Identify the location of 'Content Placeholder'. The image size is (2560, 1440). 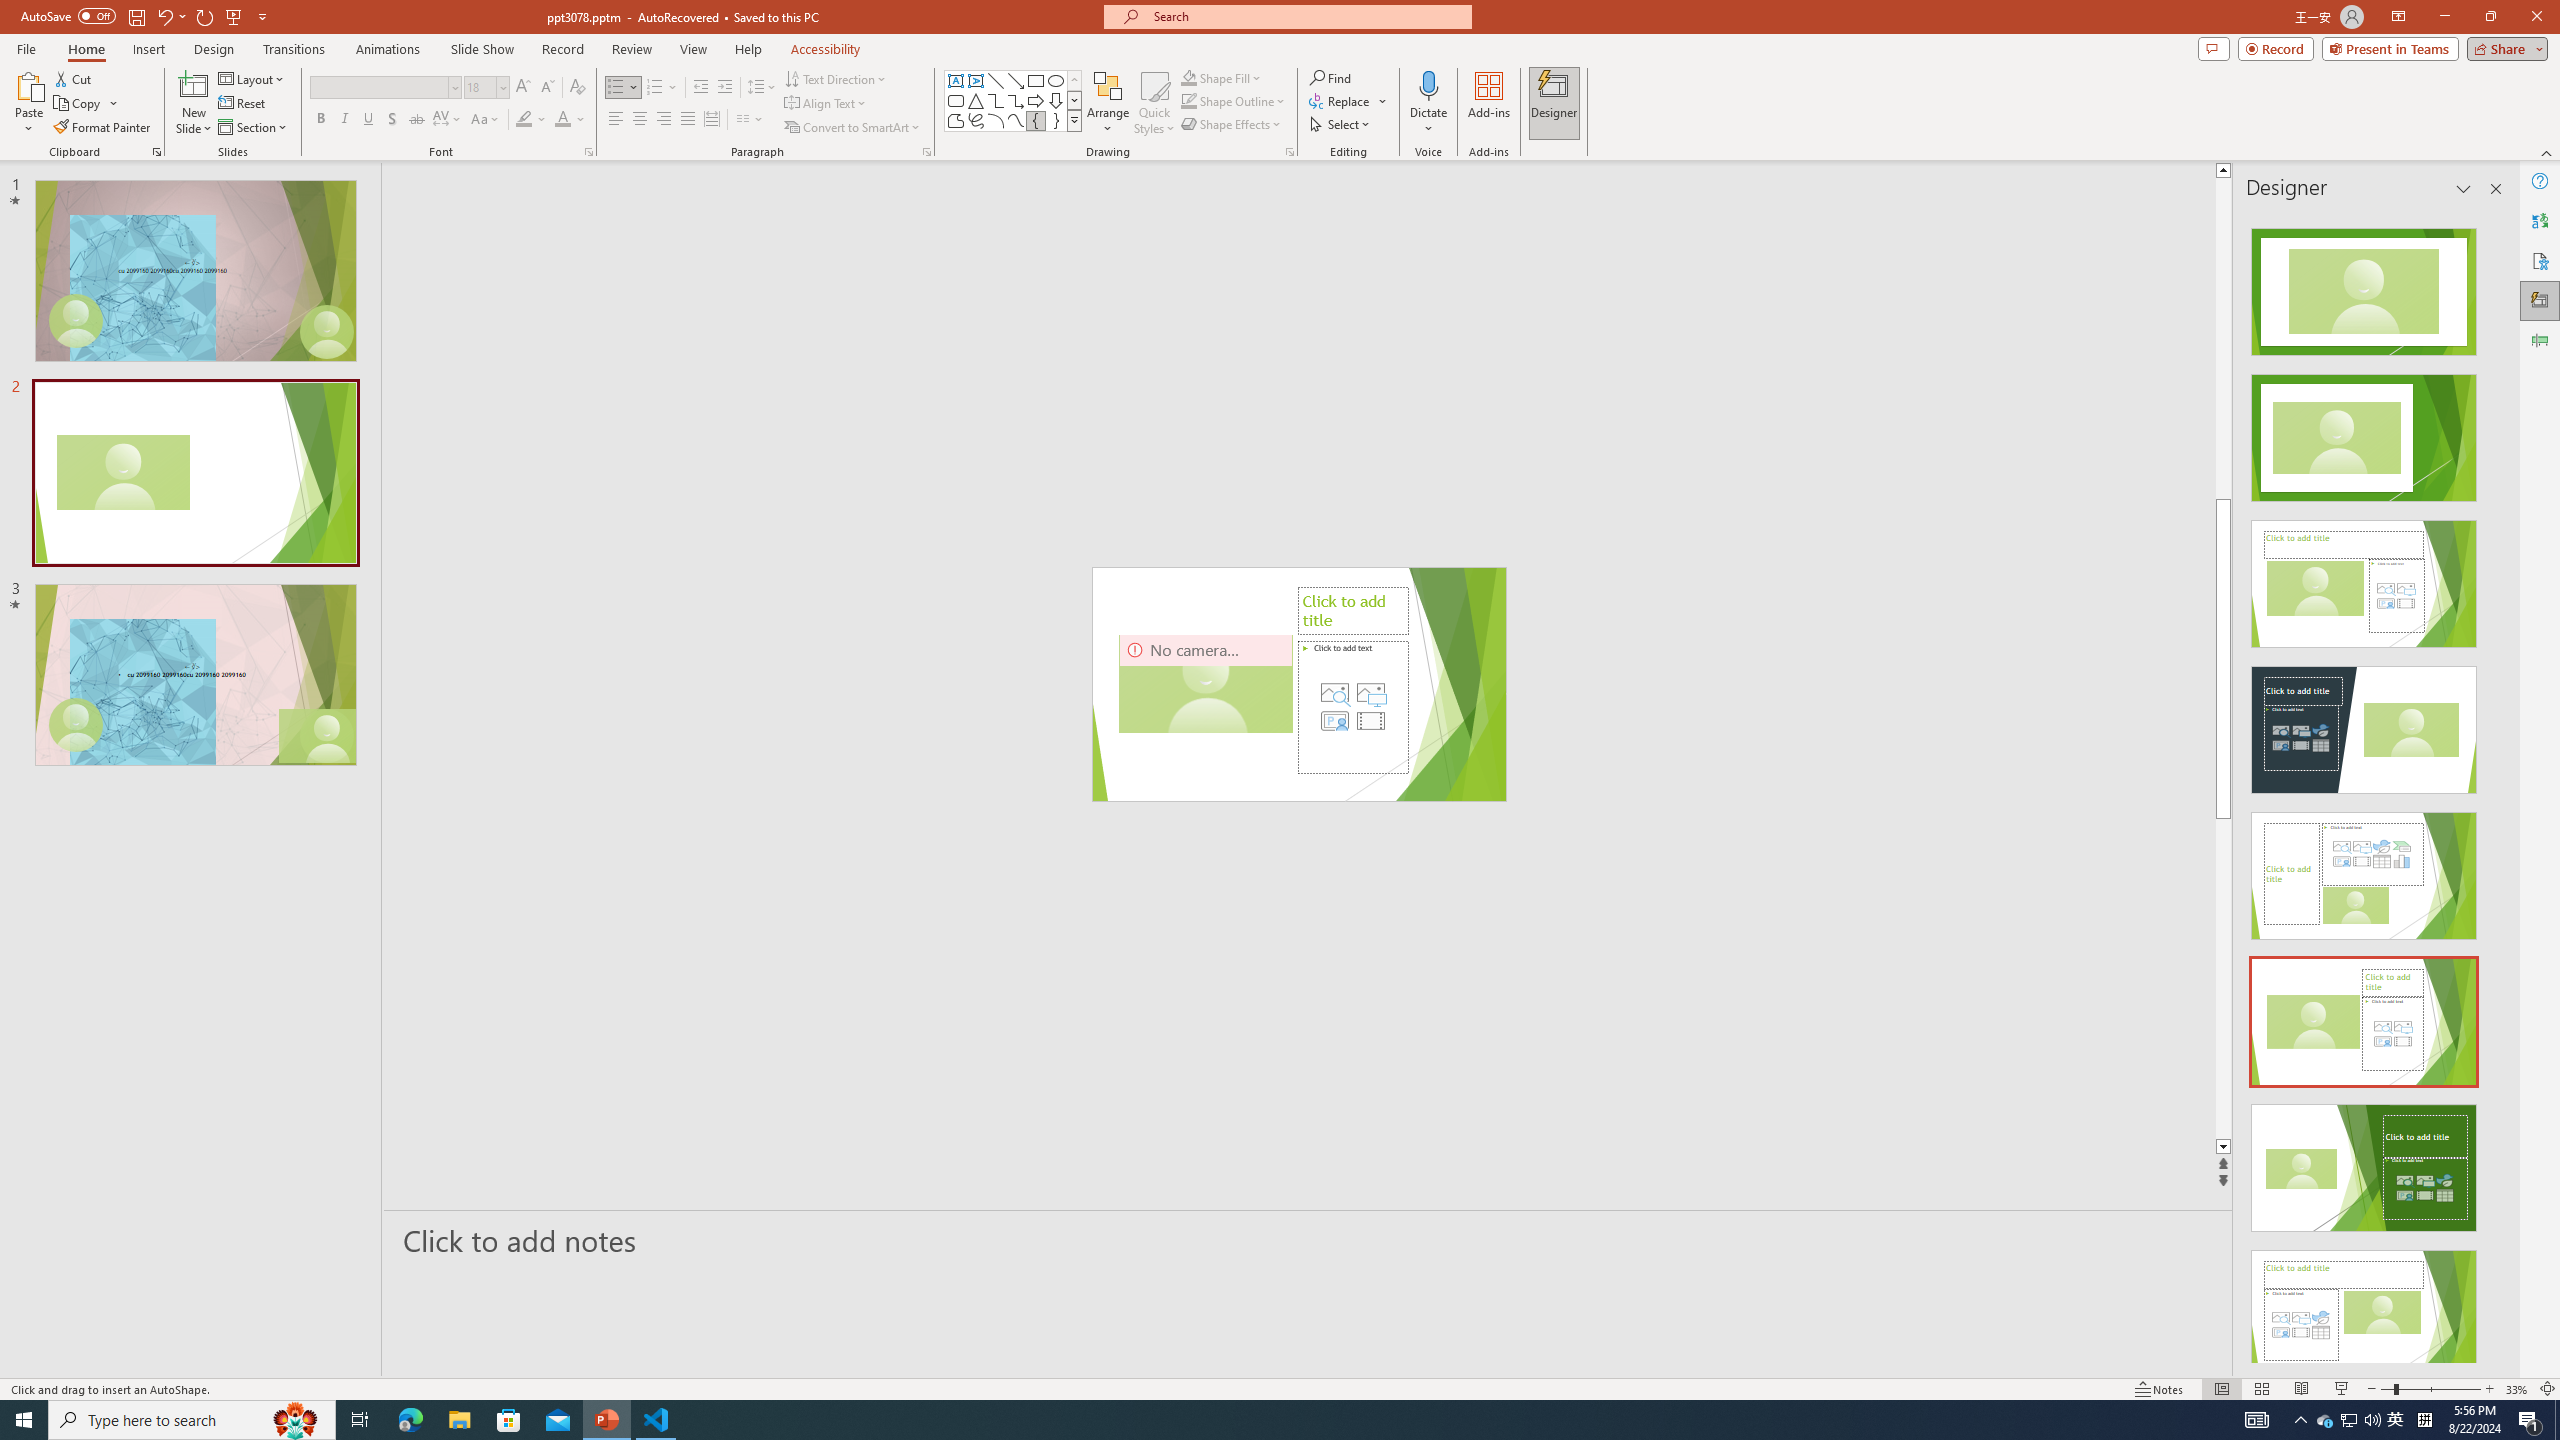
(1352, 706).